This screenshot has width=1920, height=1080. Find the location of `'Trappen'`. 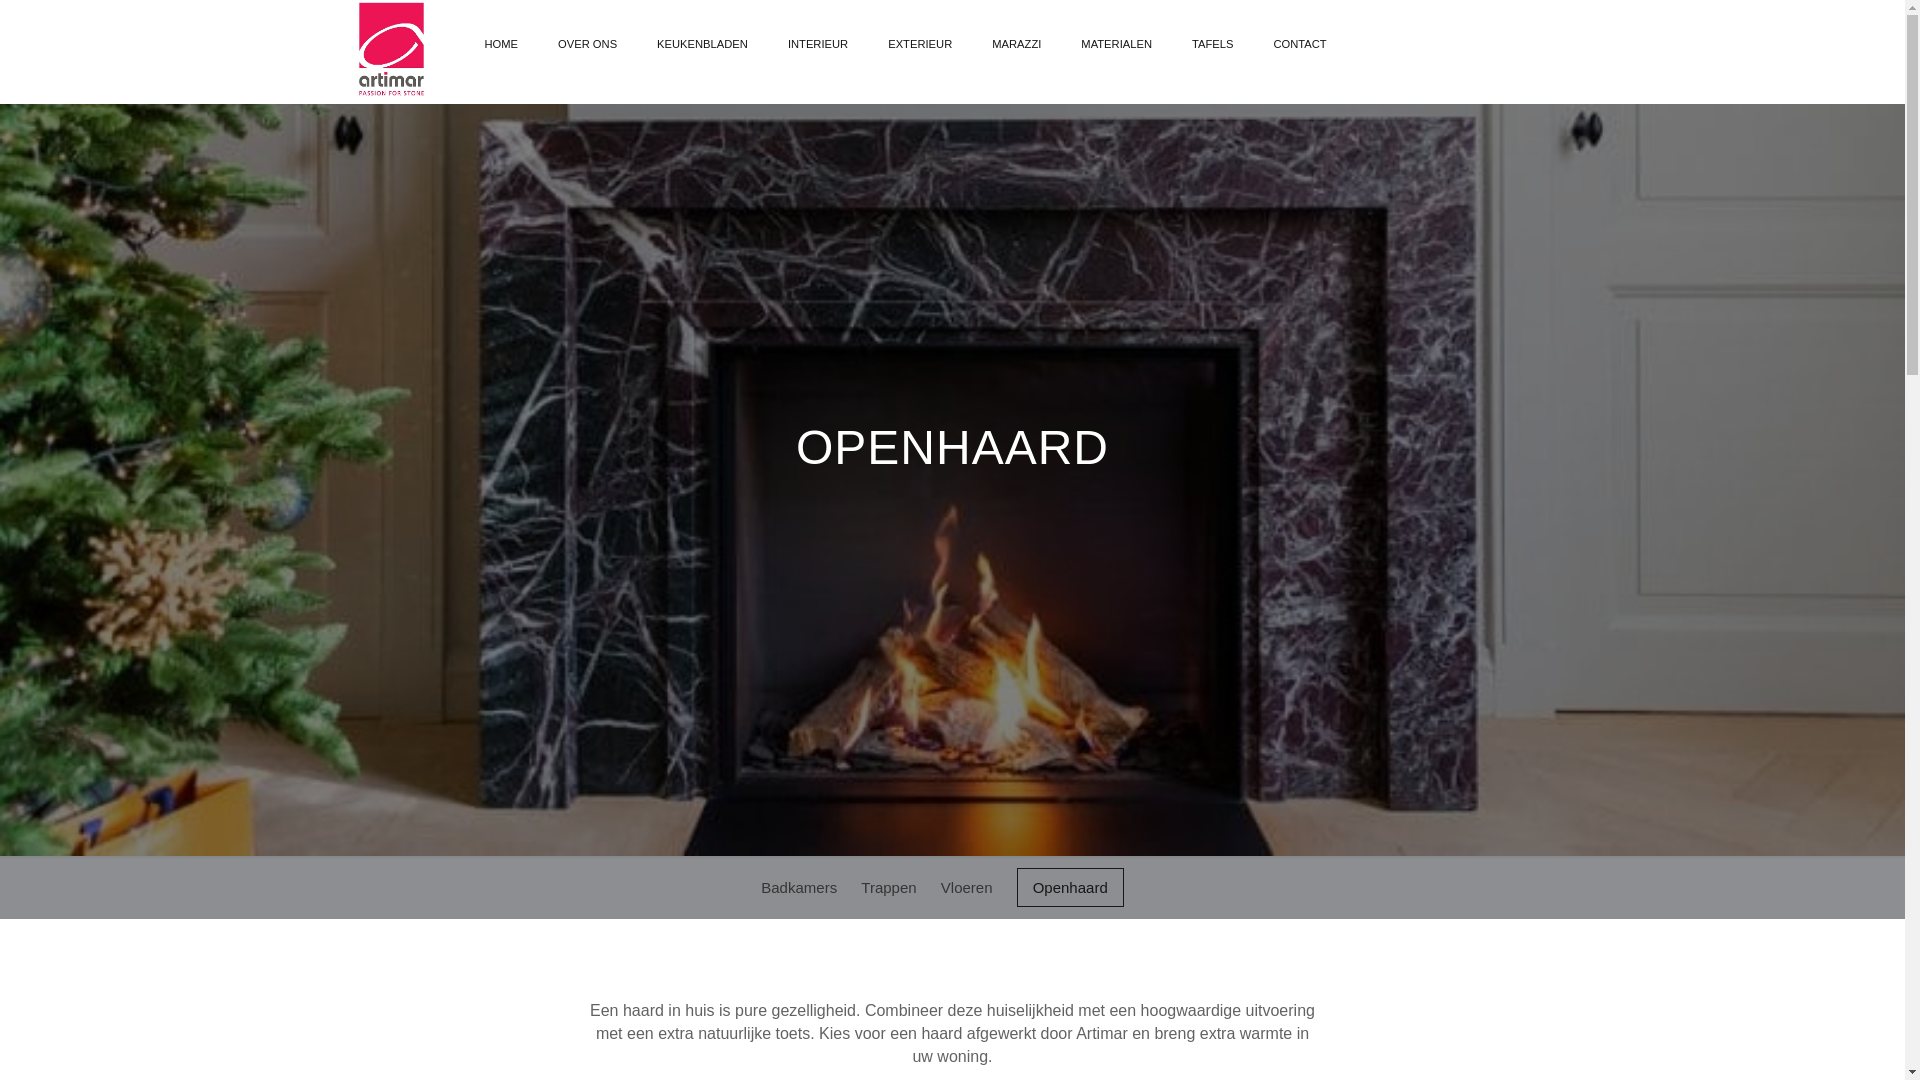

'Trappen' is located at coordinates (860, 886).